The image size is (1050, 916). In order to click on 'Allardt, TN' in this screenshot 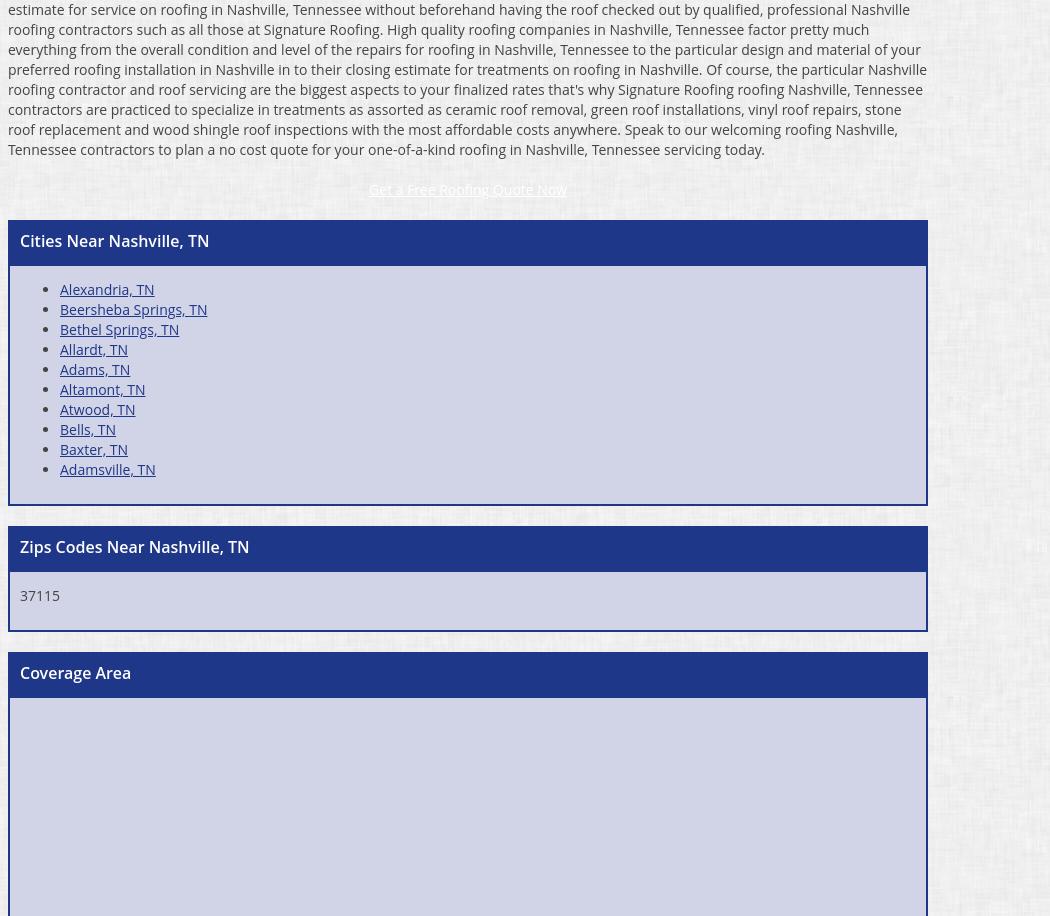, I will do `click(93, 348)`.